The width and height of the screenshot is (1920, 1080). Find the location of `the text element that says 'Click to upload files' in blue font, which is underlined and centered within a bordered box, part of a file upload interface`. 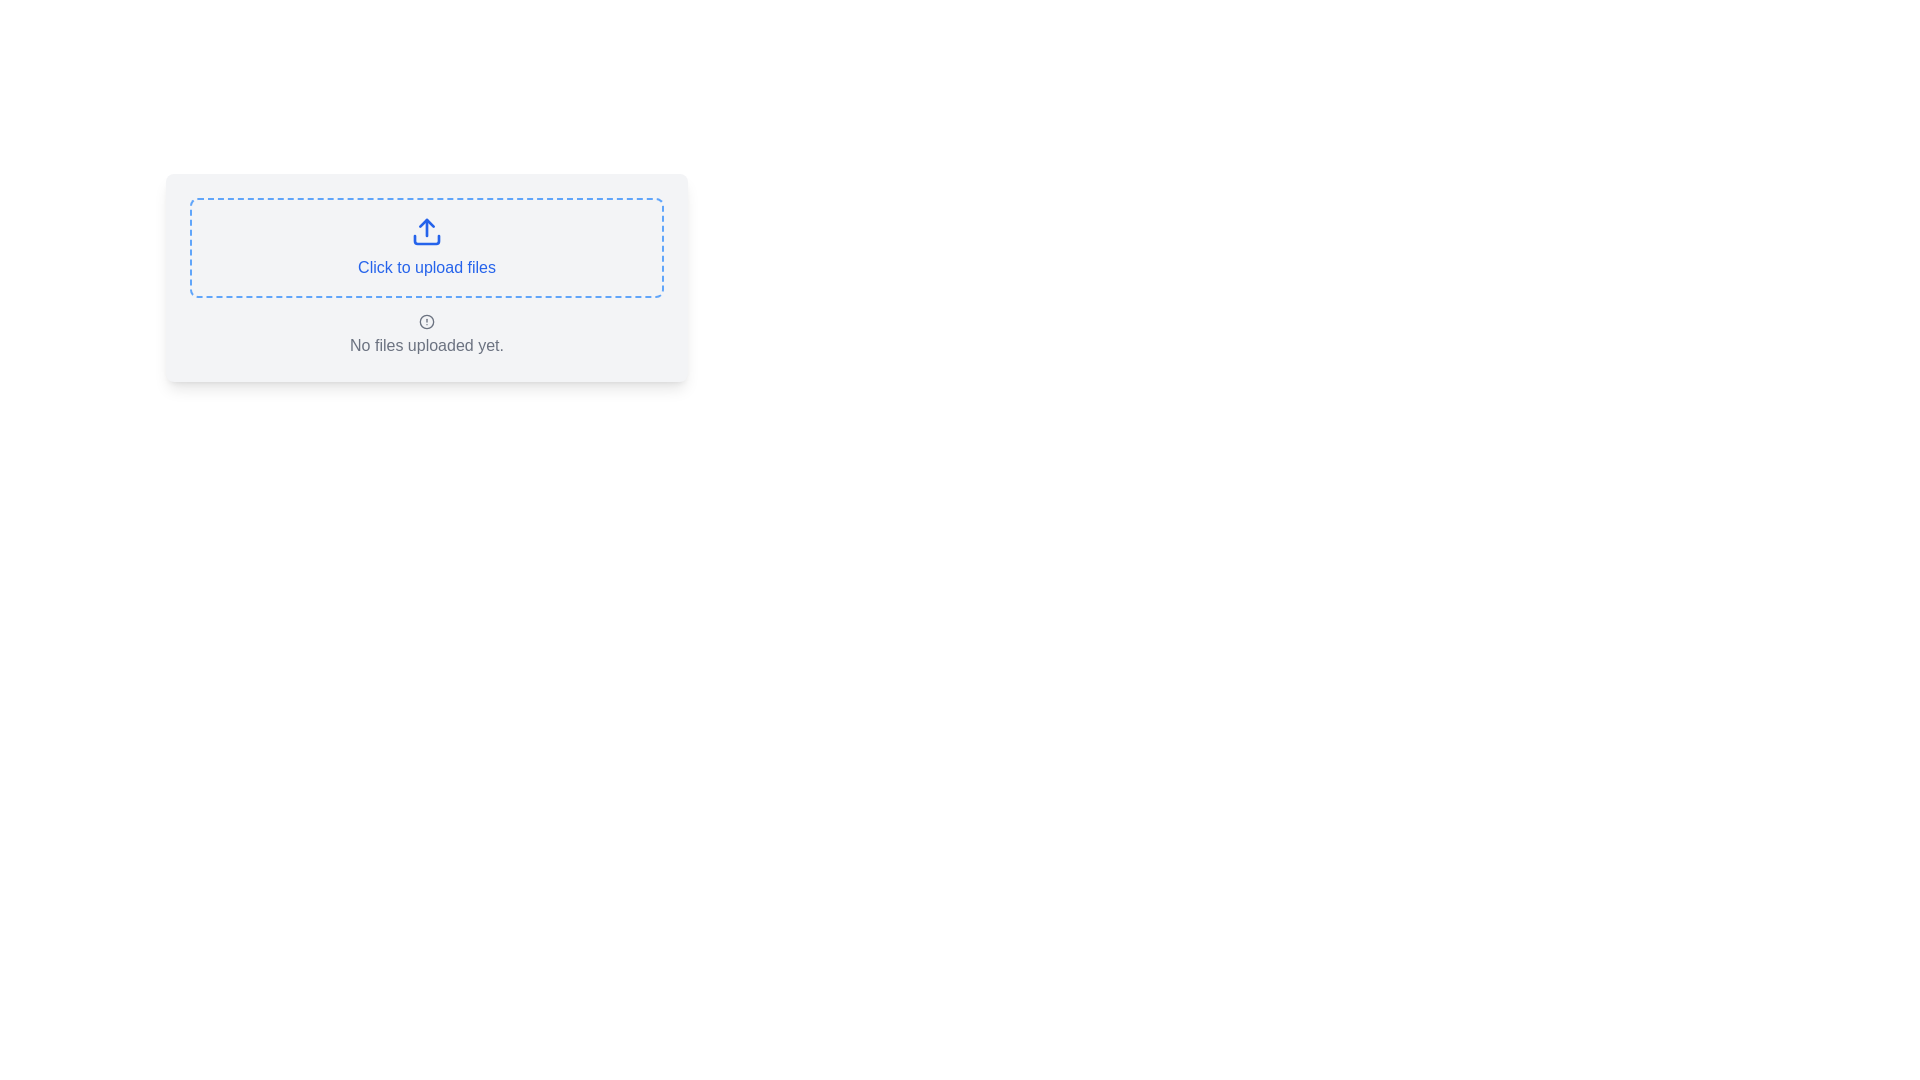

the text element that says 'Click to upload files' in blue font, which is underlined and centered within a bordered box, part of a file upload interface is located at coordinates (426, 266).